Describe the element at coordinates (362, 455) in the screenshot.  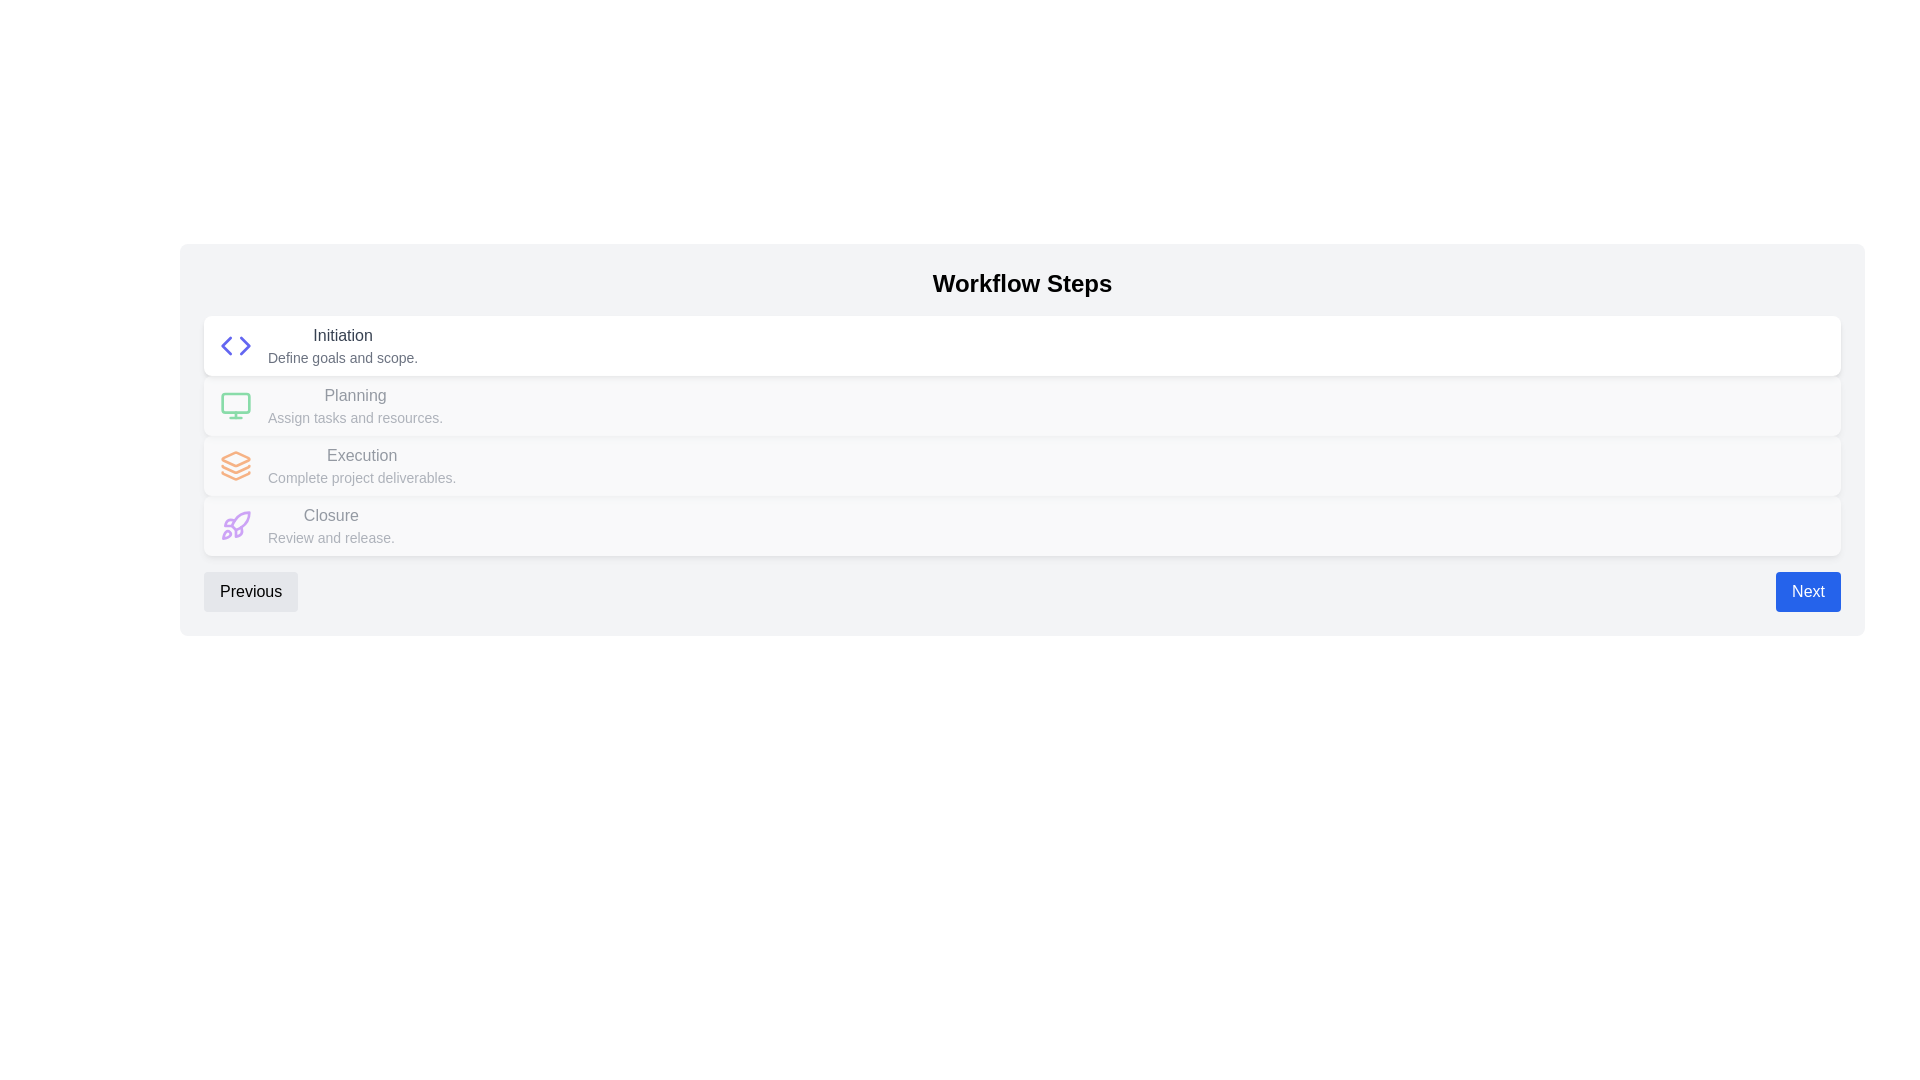
I see `the 'Execution' phase text label within the 'Workflow Steps' list, located between 'Planning' and 'Closure', which indicates the current phase of the workflow` at that location.